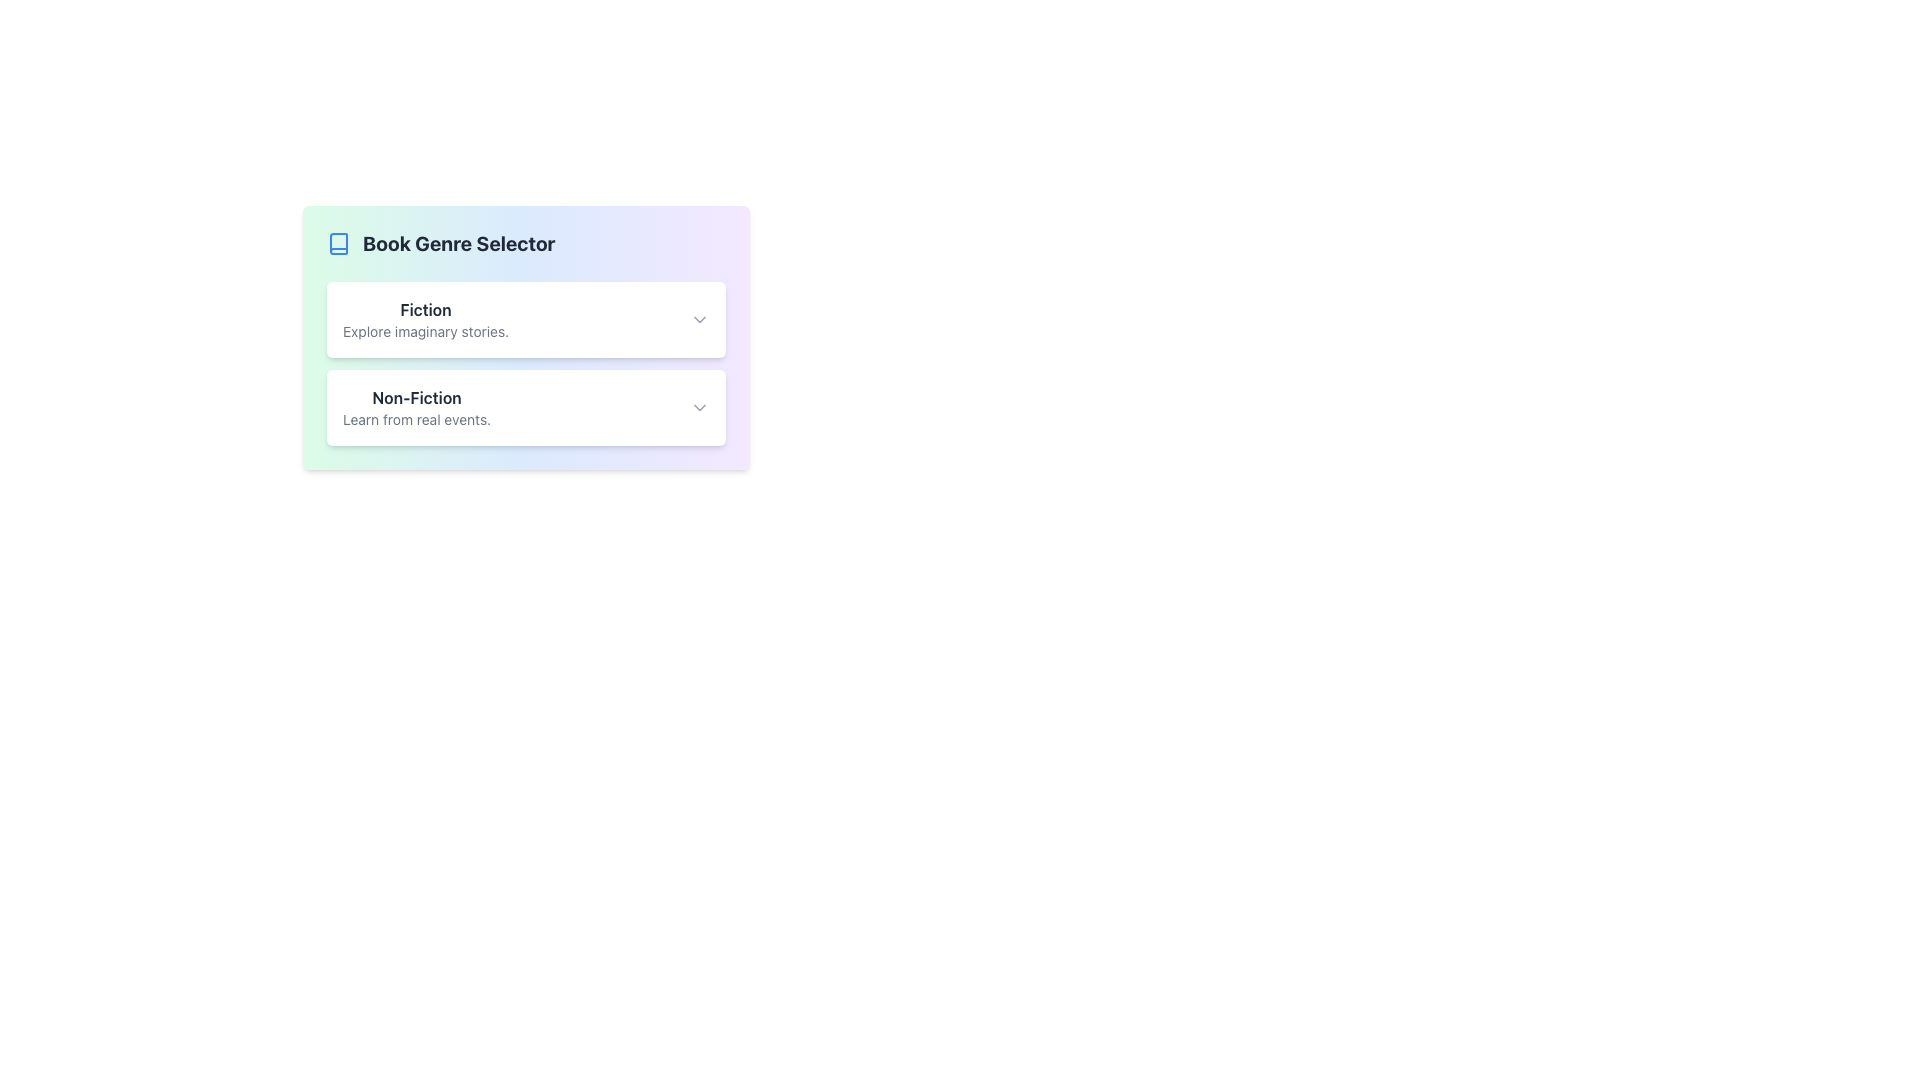 The image size is (1920, 1080). Describe the element at coordinates (700, 407) in the screenshot. I see `the Chevron Dropdown Indicator located to the right of the 'Non-Fiction' genre in the Book Genre Selector` at that location.